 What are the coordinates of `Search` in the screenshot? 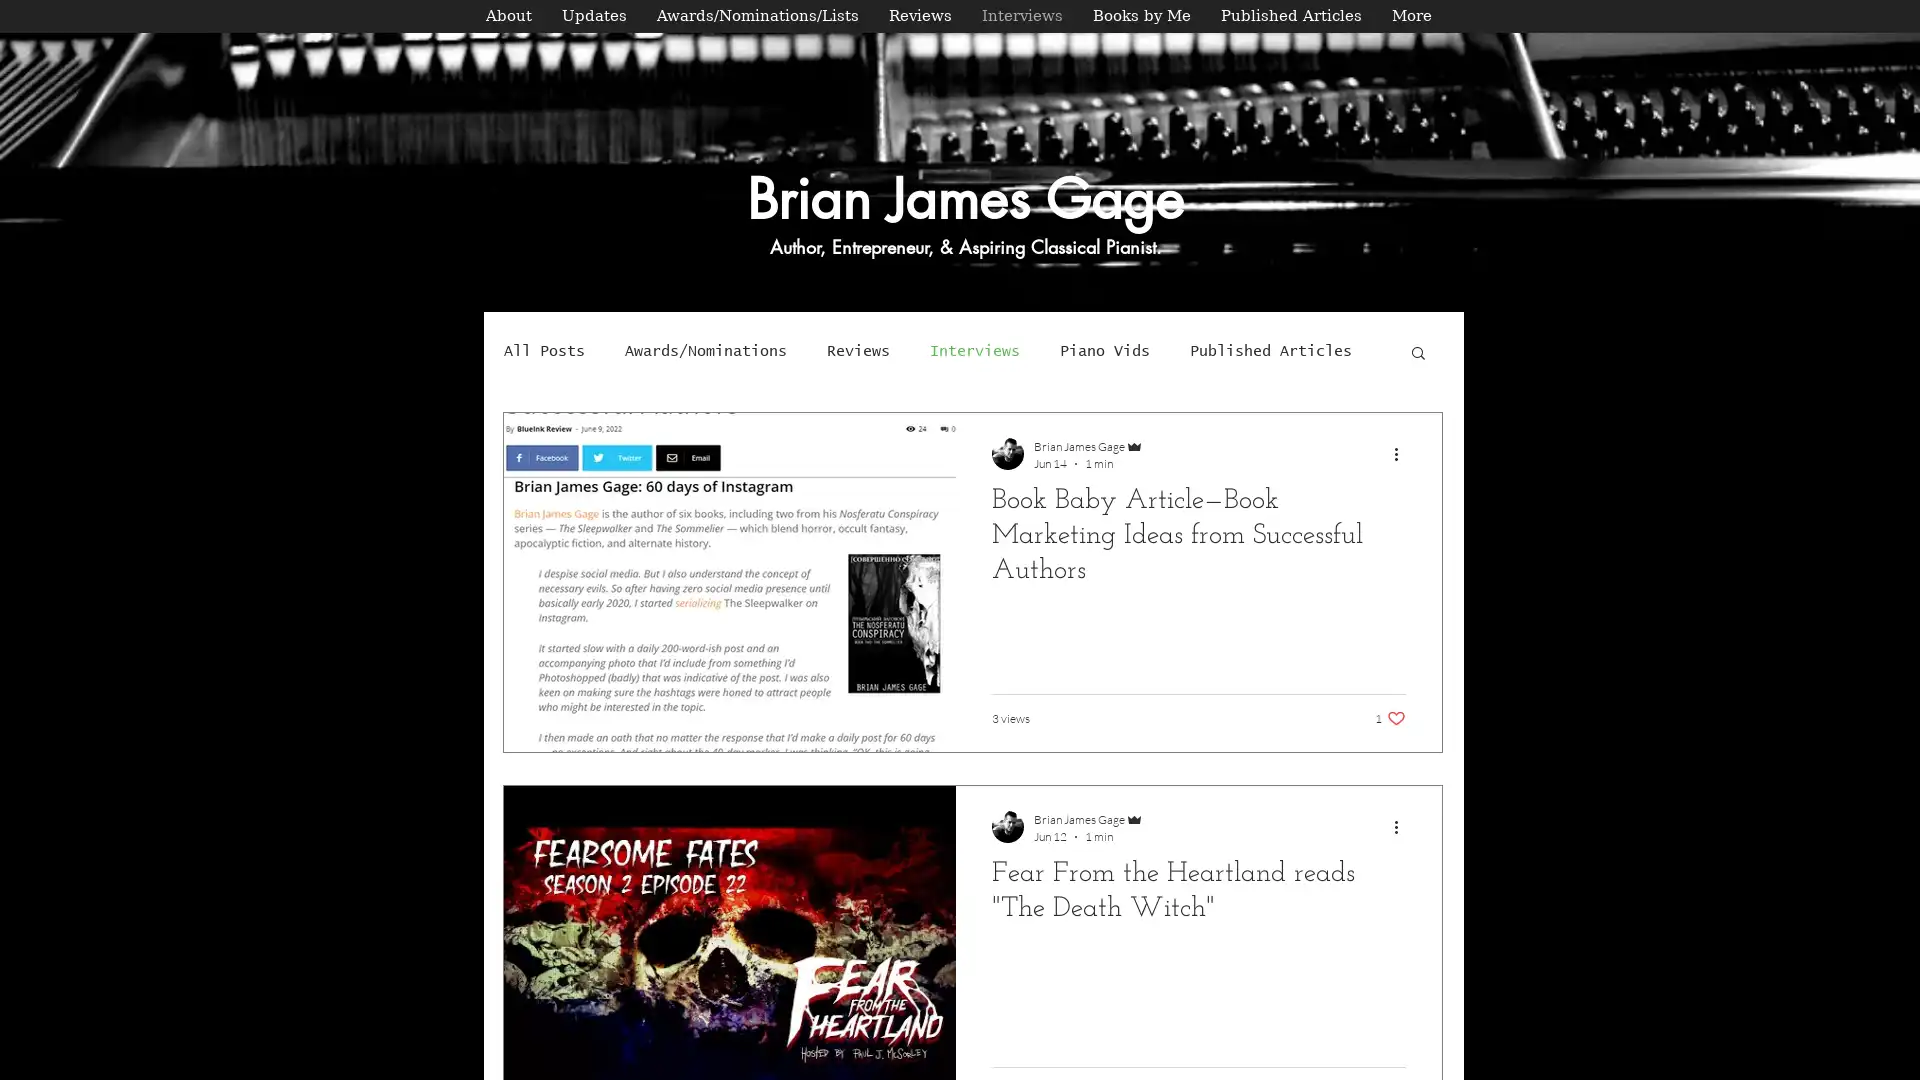 It's located at (1417, 353).